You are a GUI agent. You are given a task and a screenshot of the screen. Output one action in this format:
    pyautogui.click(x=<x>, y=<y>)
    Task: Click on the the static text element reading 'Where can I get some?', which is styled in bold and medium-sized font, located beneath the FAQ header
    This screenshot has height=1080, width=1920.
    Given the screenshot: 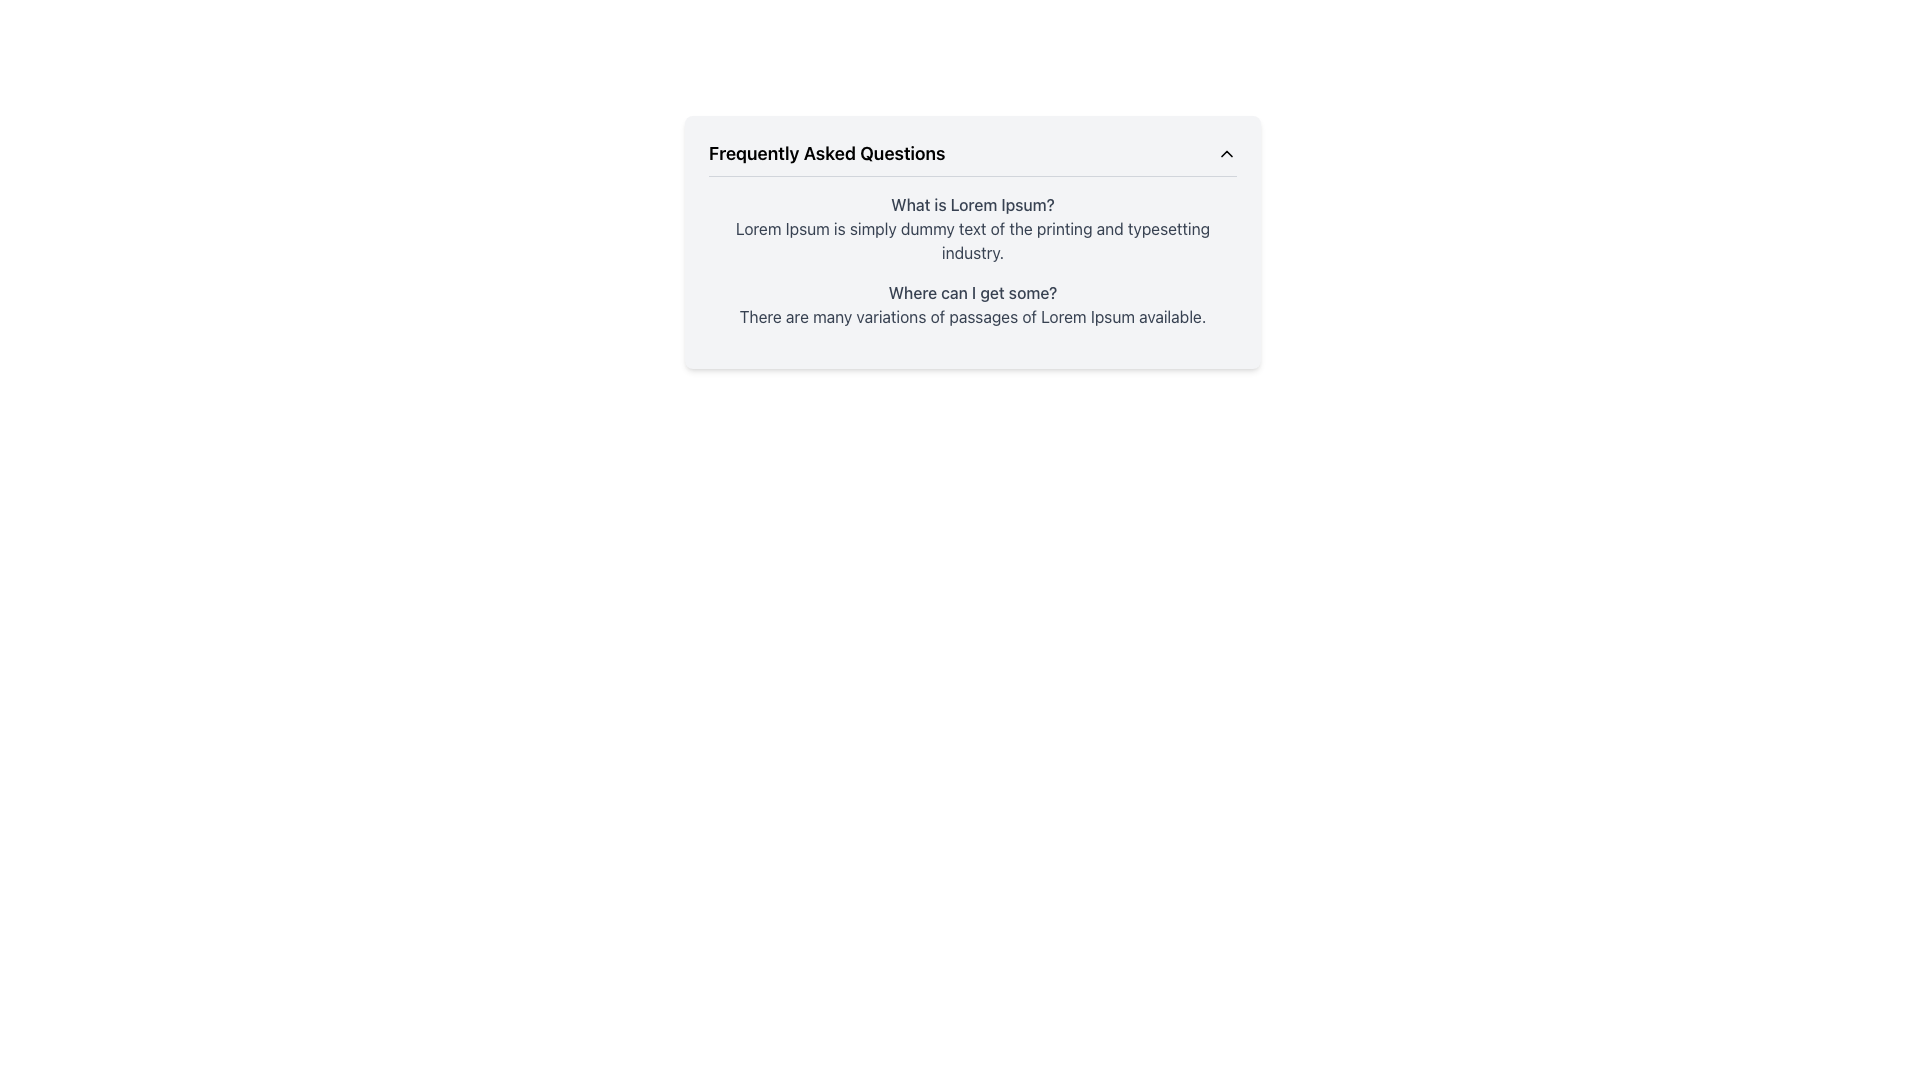 What is the action you would take?
    pyautogui.click(x=973, y=293)
    